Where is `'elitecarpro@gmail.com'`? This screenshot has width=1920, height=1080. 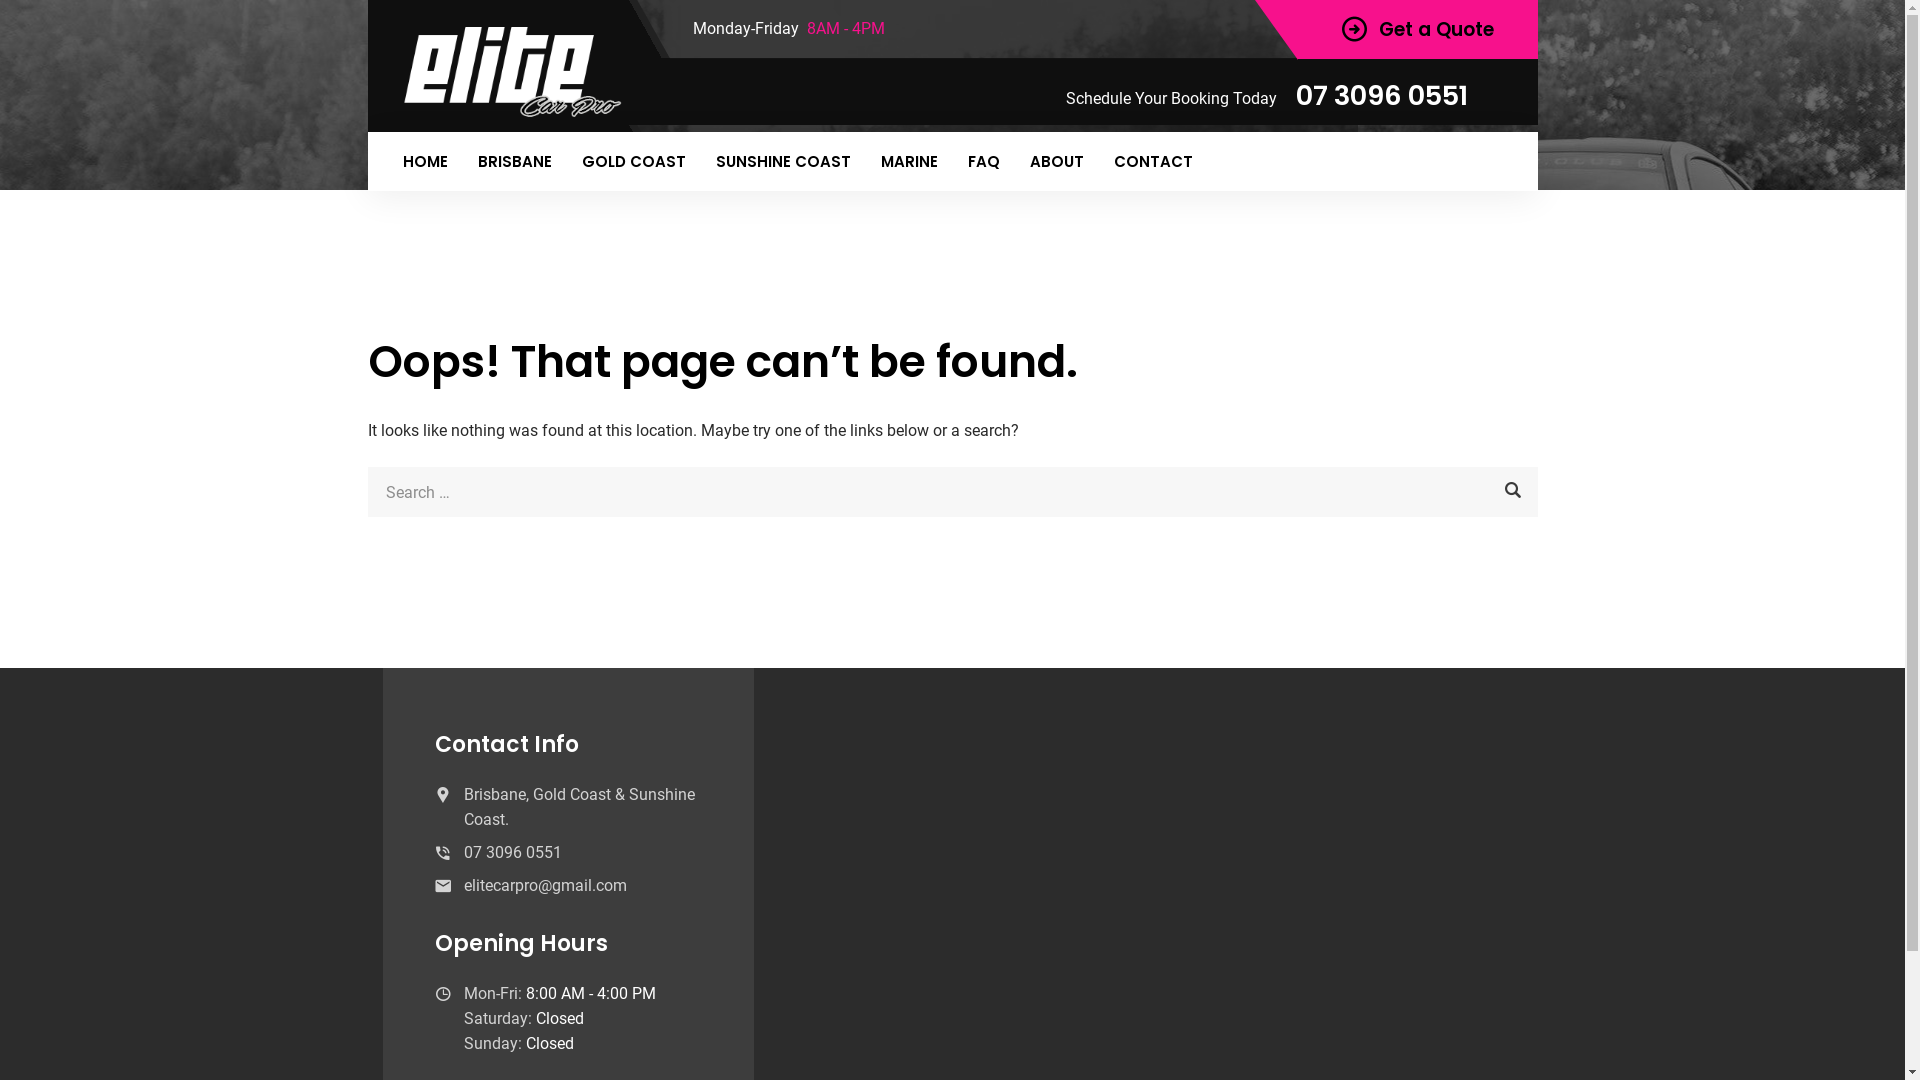
'elitecarpro@gmail.com' is located at coordinates (545, 884).